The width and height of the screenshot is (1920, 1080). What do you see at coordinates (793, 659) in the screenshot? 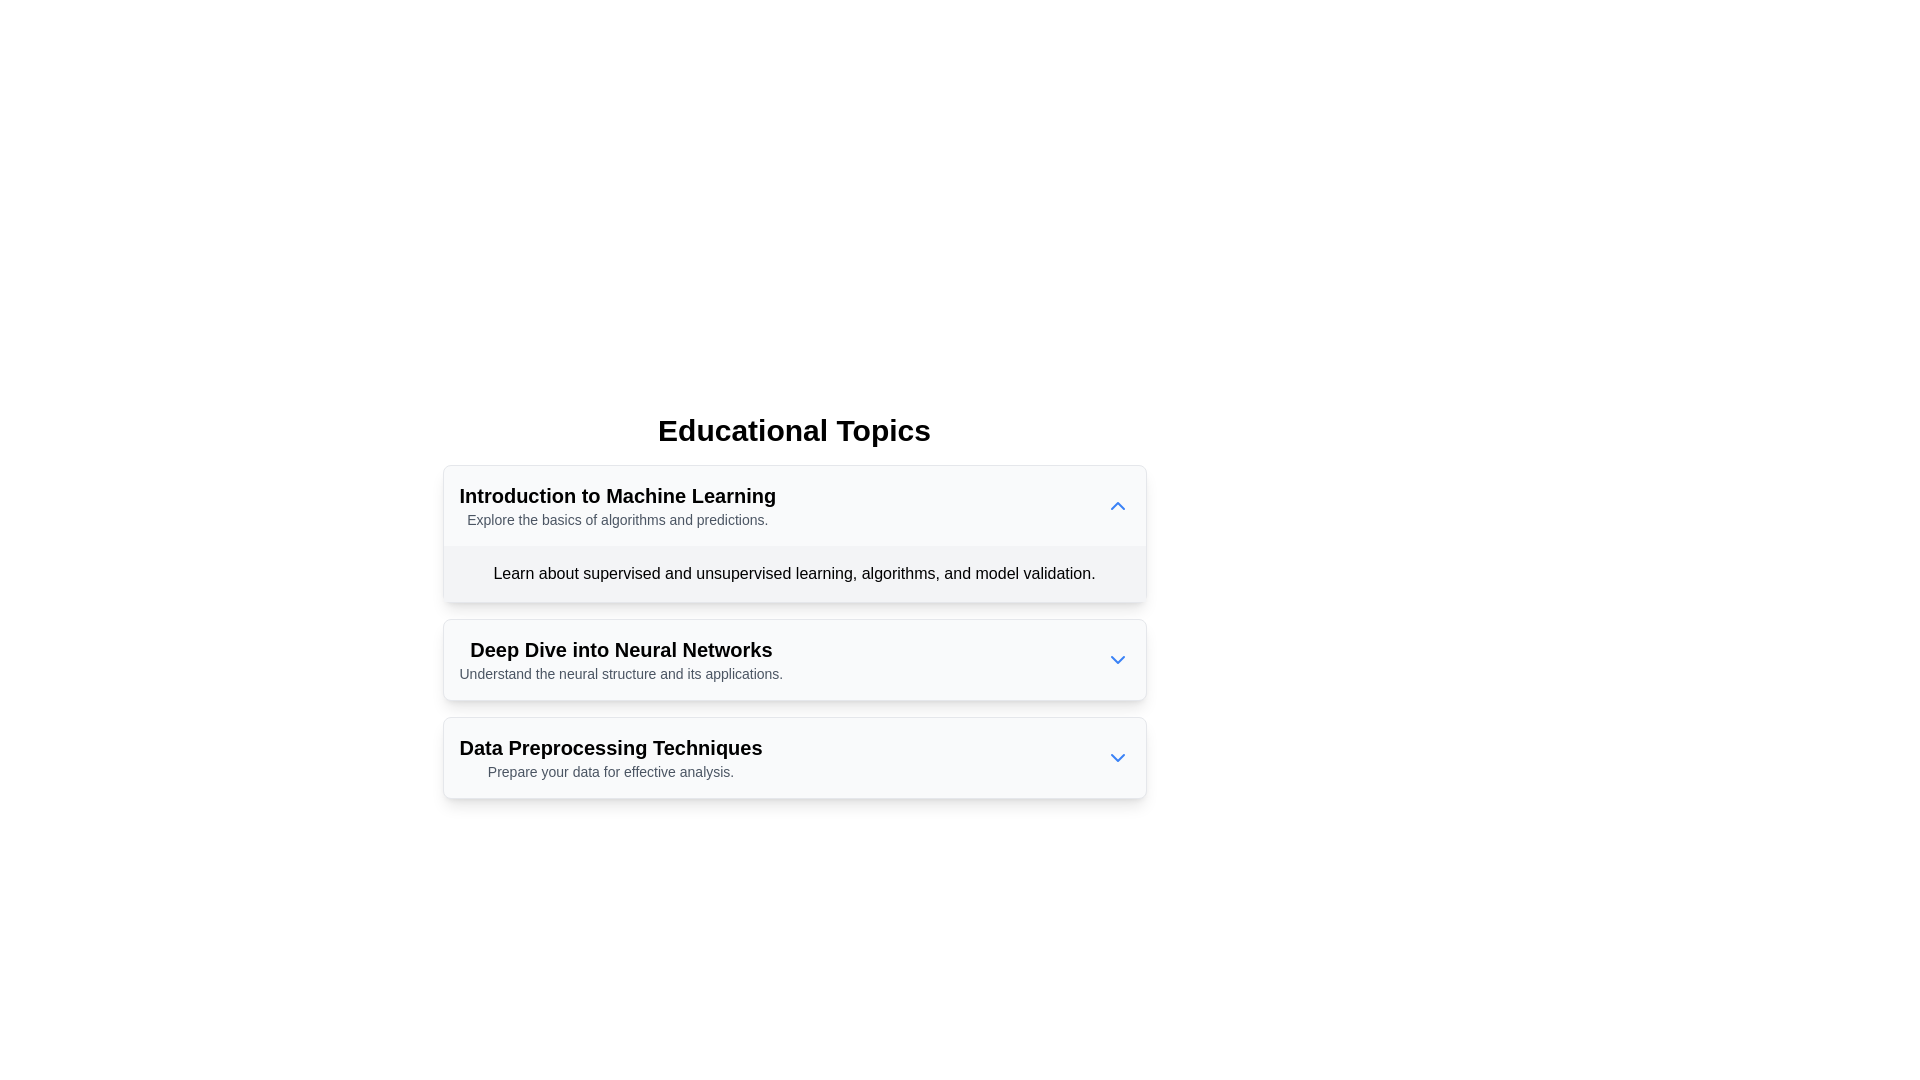
I see `the collapsible list item labeled 'Deep Dive into Neural Networks'` at bounding box center [793, 659].